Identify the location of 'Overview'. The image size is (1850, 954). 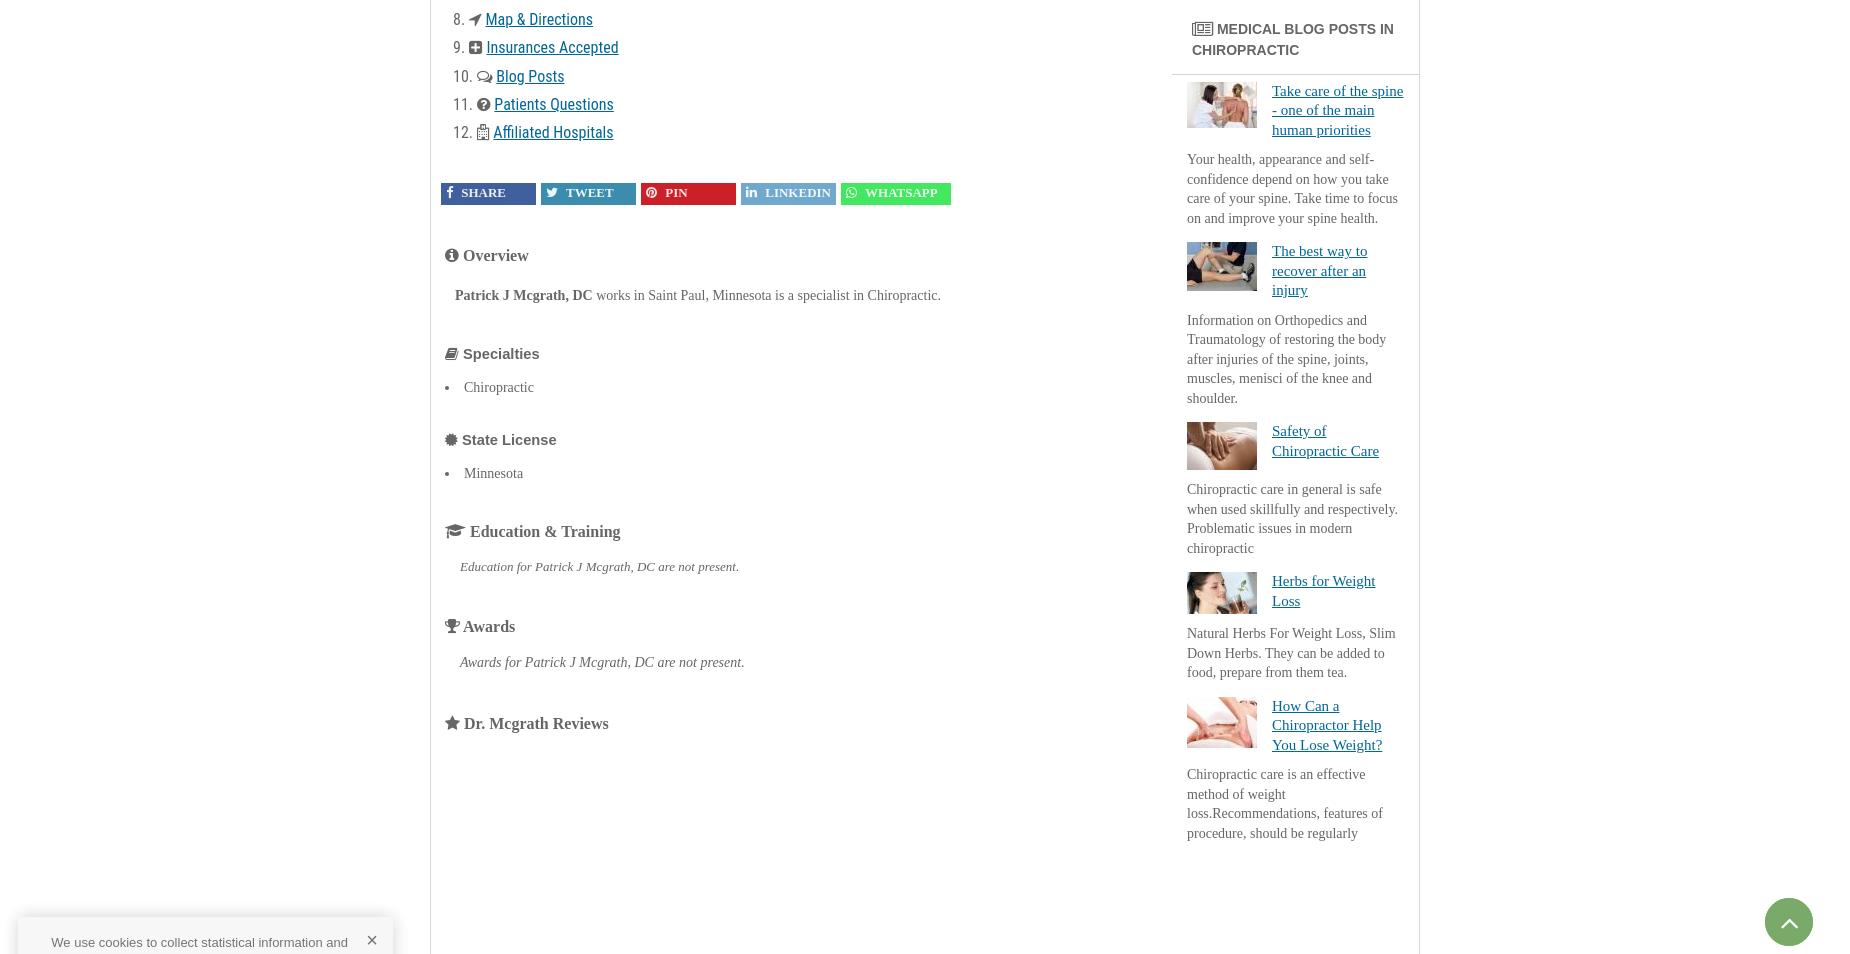
(493, 255).